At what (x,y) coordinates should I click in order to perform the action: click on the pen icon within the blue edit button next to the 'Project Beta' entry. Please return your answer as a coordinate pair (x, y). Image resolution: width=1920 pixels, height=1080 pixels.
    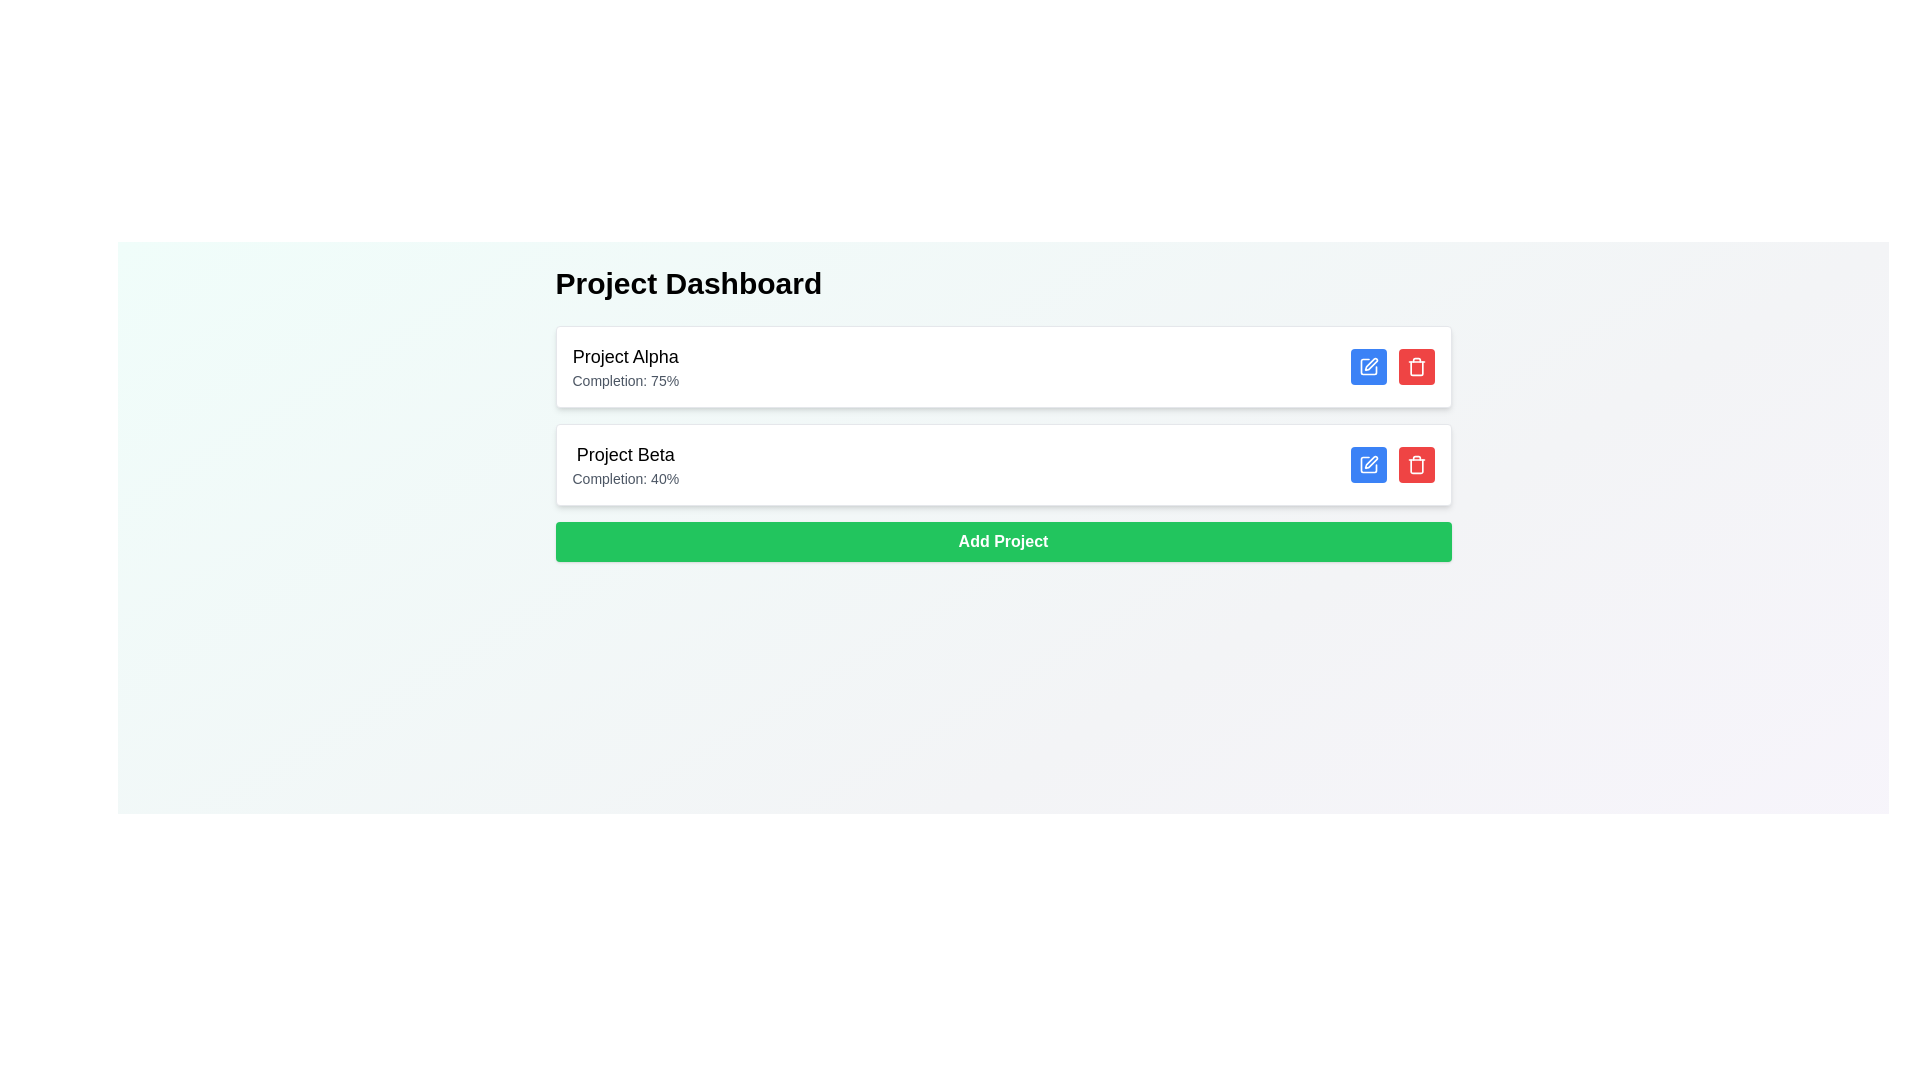
    Looking at the image, I should click on (1367, 366).